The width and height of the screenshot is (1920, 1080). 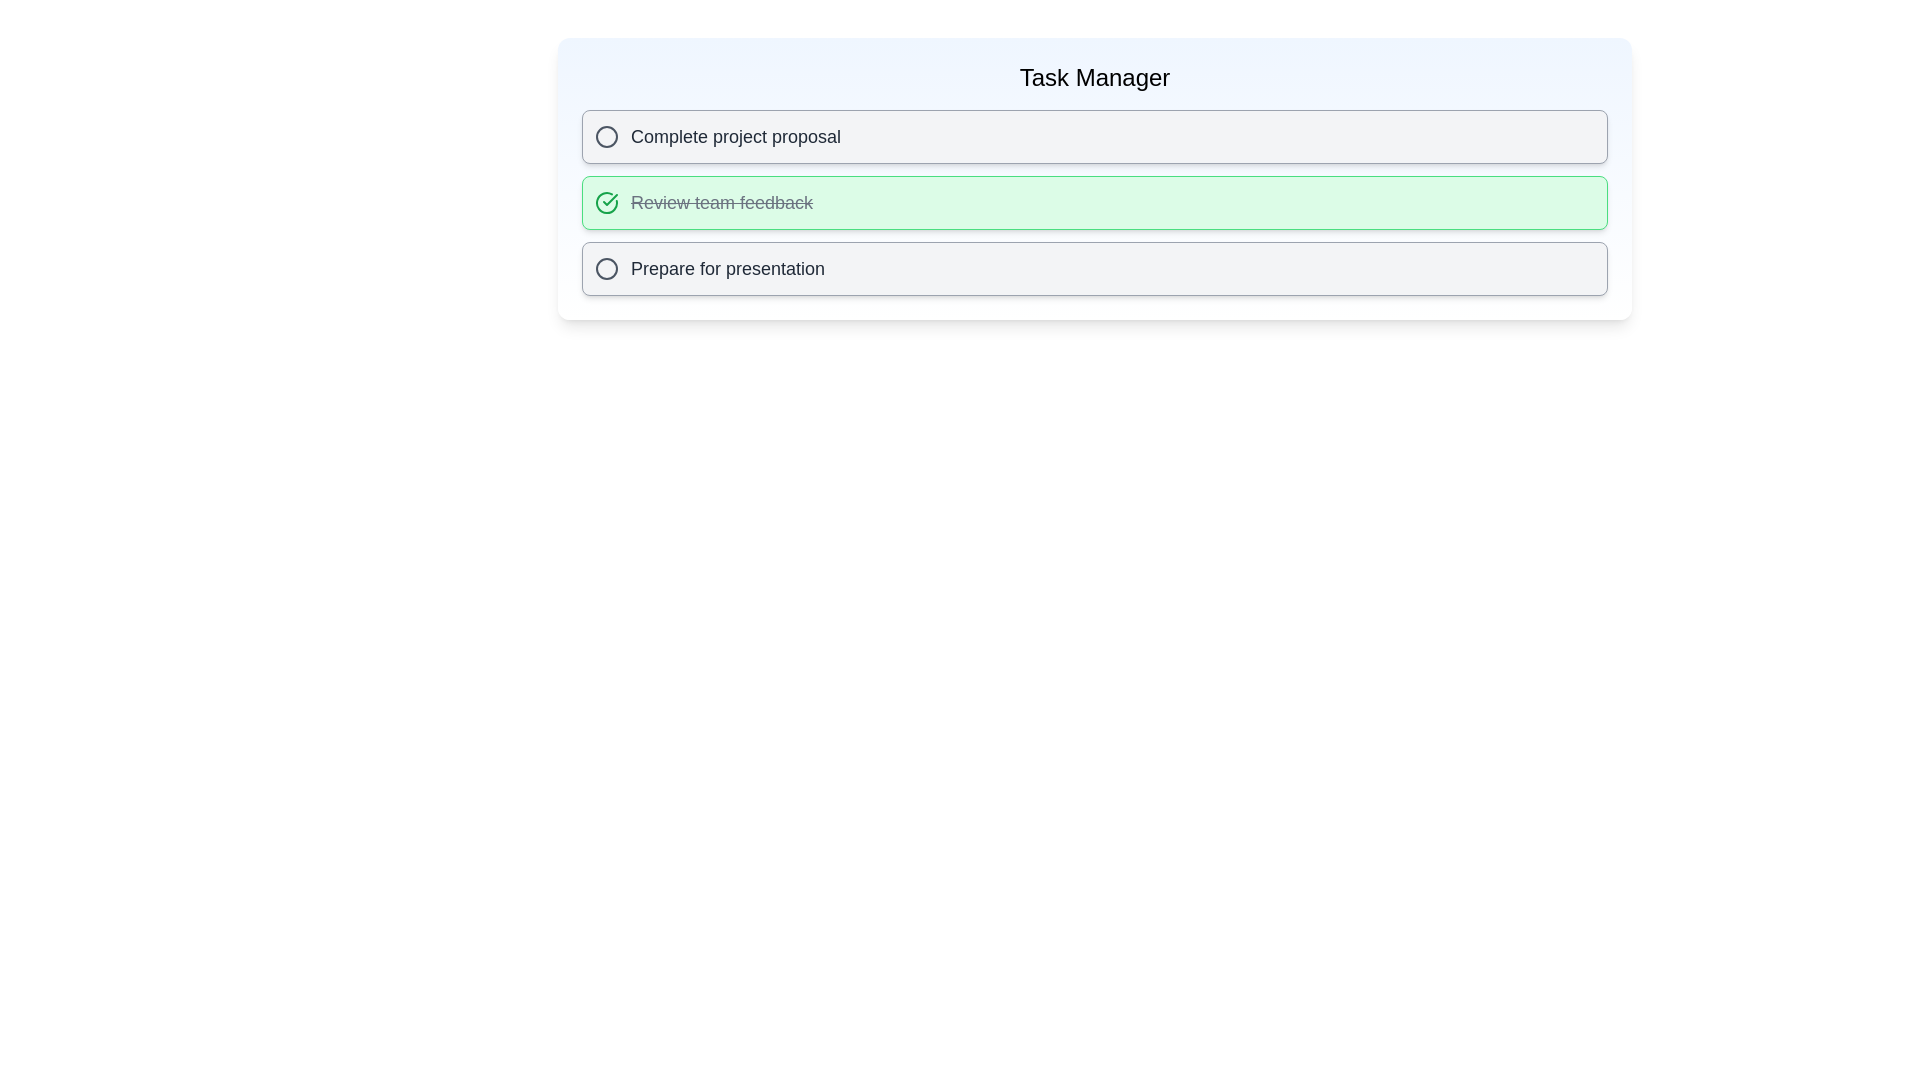 What do you see at coordinates (1093, 136) in the screenshot?
I see `the task with description 'Complete project proposal' to observe the hover effect` at bounding box center [1093, 136].